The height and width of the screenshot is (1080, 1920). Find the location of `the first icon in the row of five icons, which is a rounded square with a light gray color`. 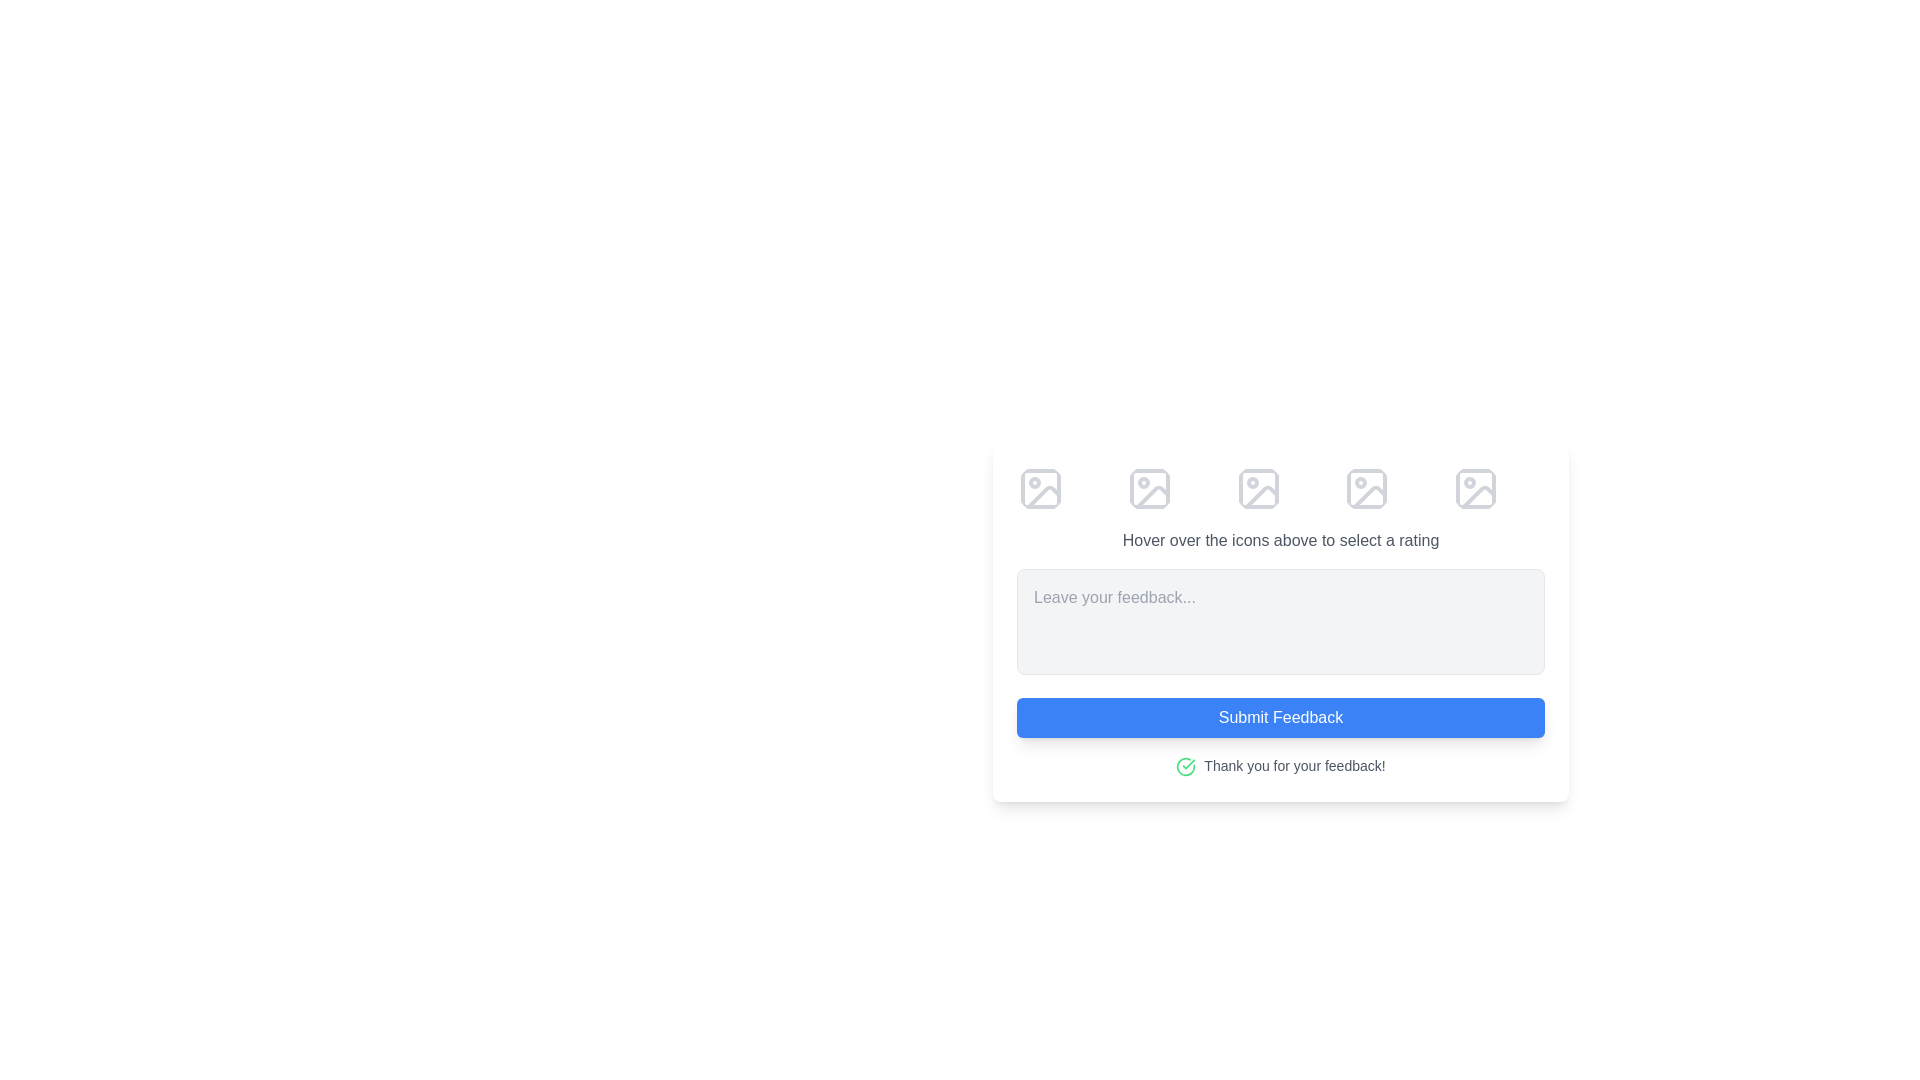

the first icon in the row of five icons, which is a rounded square with a light gray color is located at coordinates (1040, 489).